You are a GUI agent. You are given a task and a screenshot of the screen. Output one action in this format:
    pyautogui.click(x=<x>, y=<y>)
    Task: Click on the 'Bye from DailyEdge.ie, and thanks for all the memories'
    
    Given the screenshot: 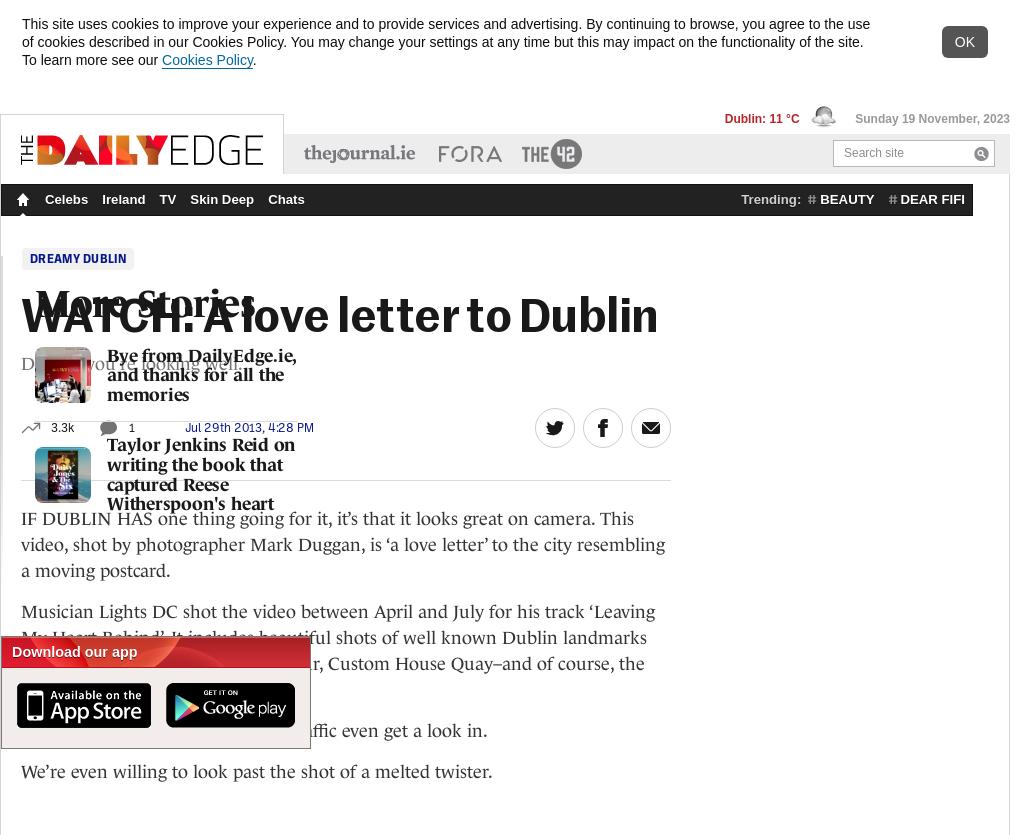 What is the action you would take?
    pyautogui.click(x=201, y=373)
    